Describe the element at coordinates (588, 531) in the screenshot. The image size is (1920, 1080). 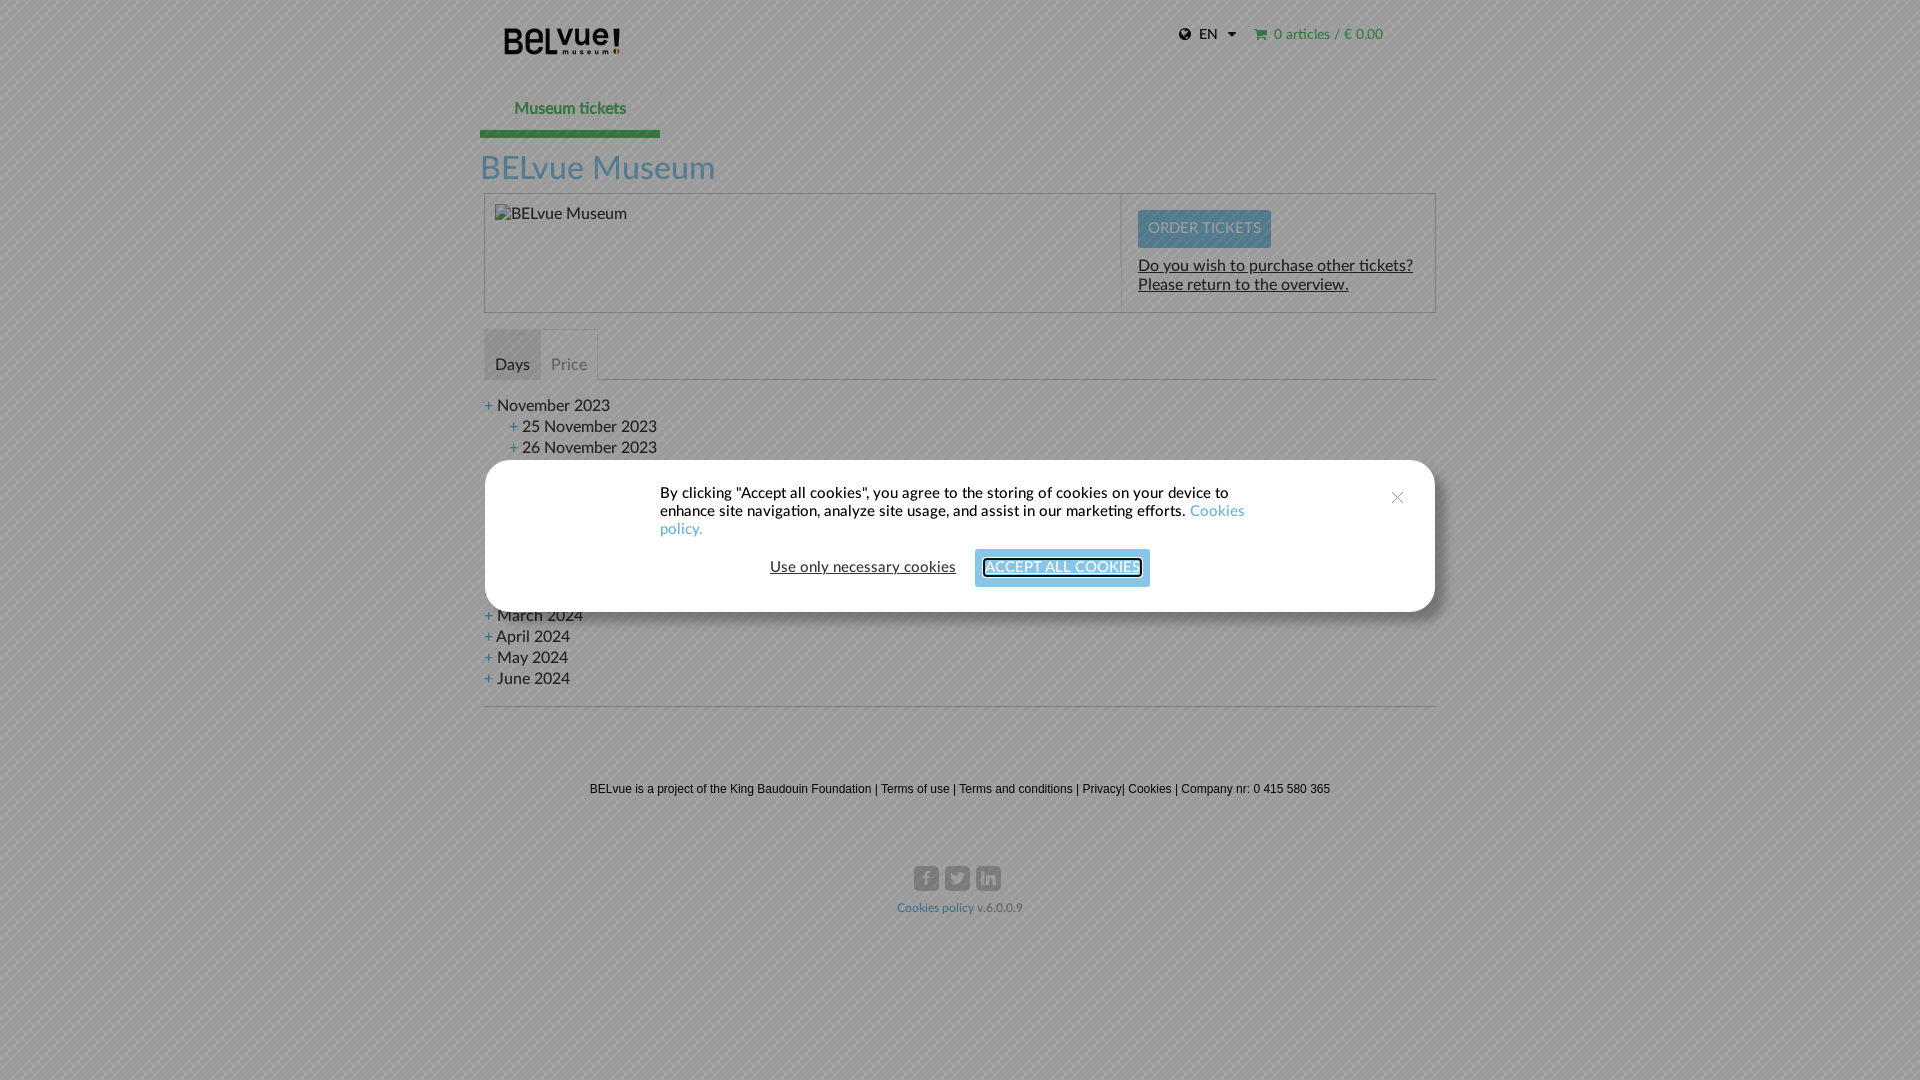
I see `'30 November 2023'` at that location.